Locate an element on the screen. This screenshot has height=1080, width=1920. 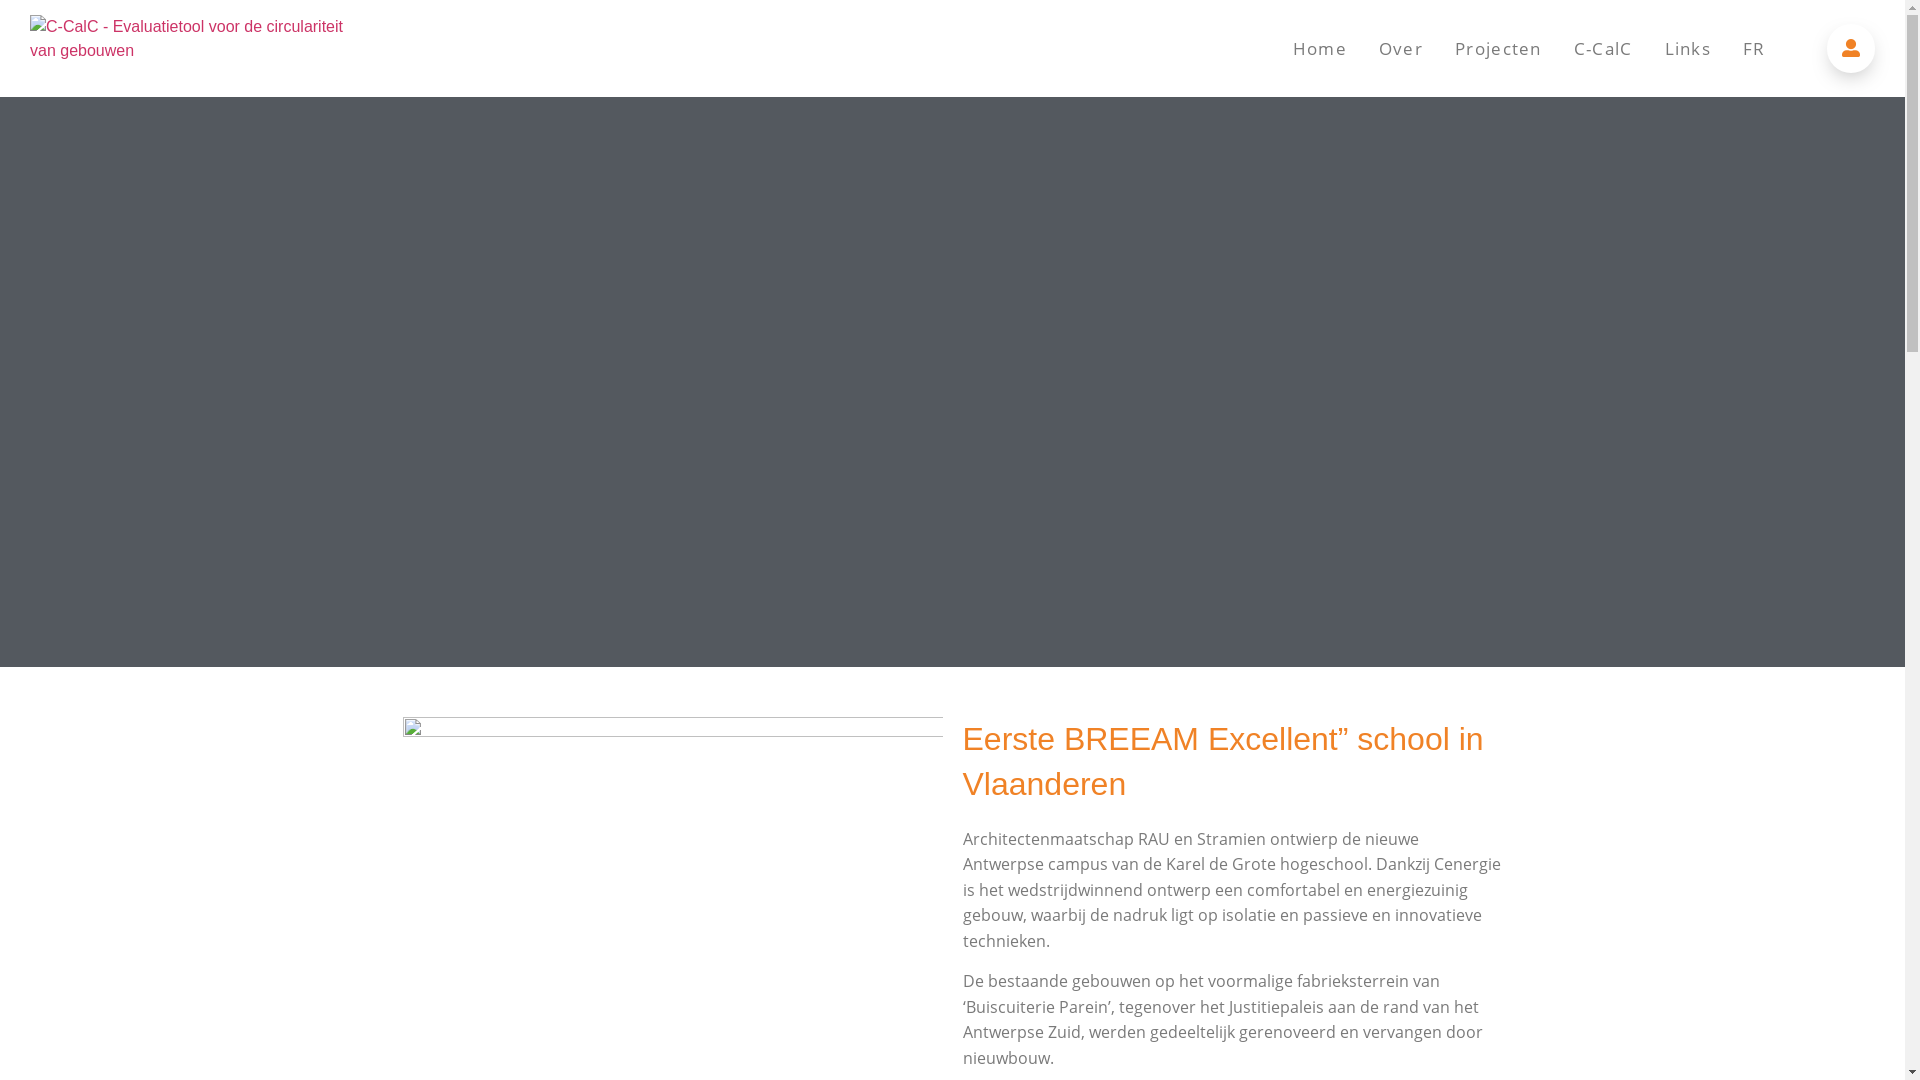
'Links' is located at coordinates (1687, 48).